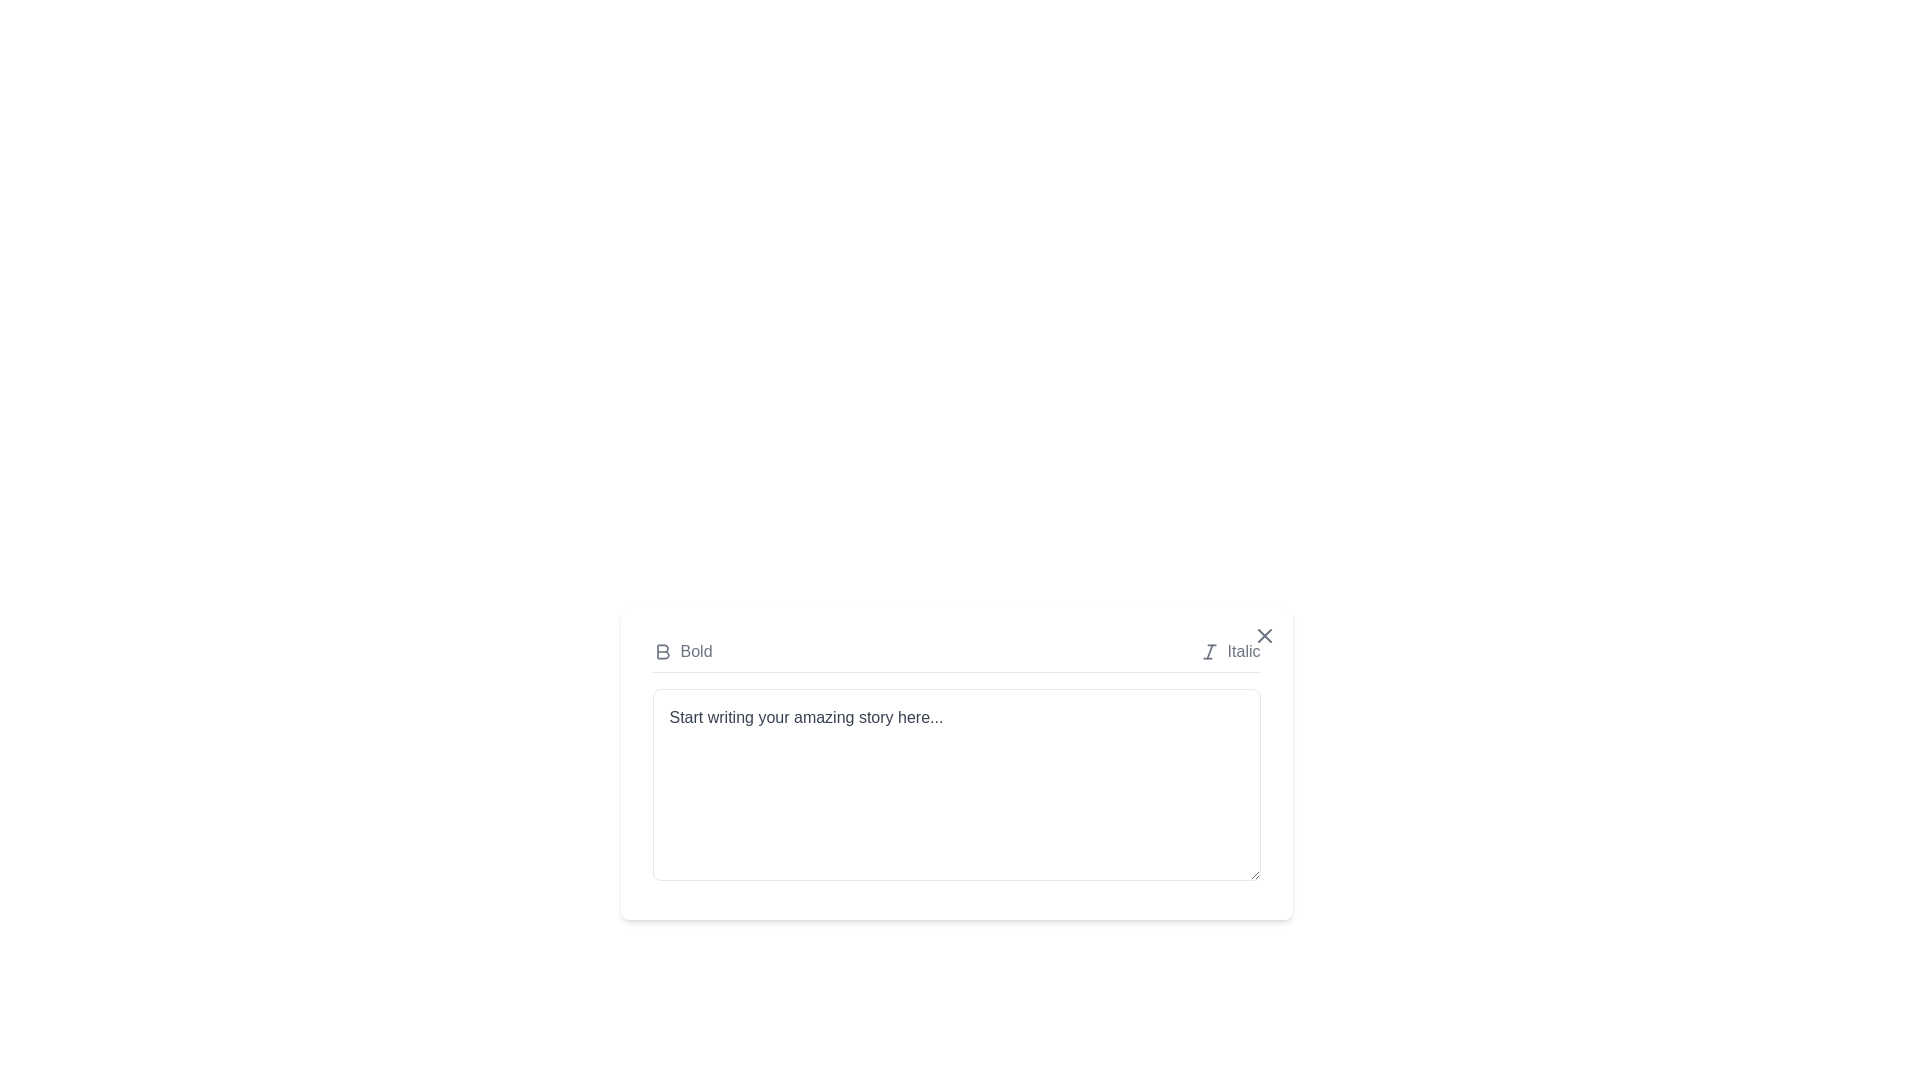 The image size is (1920, 1080). What do you see at coordinates (955, 784) in the screenshot?
I see `the center of the text area to focus it` at bounding box center [955, 784].